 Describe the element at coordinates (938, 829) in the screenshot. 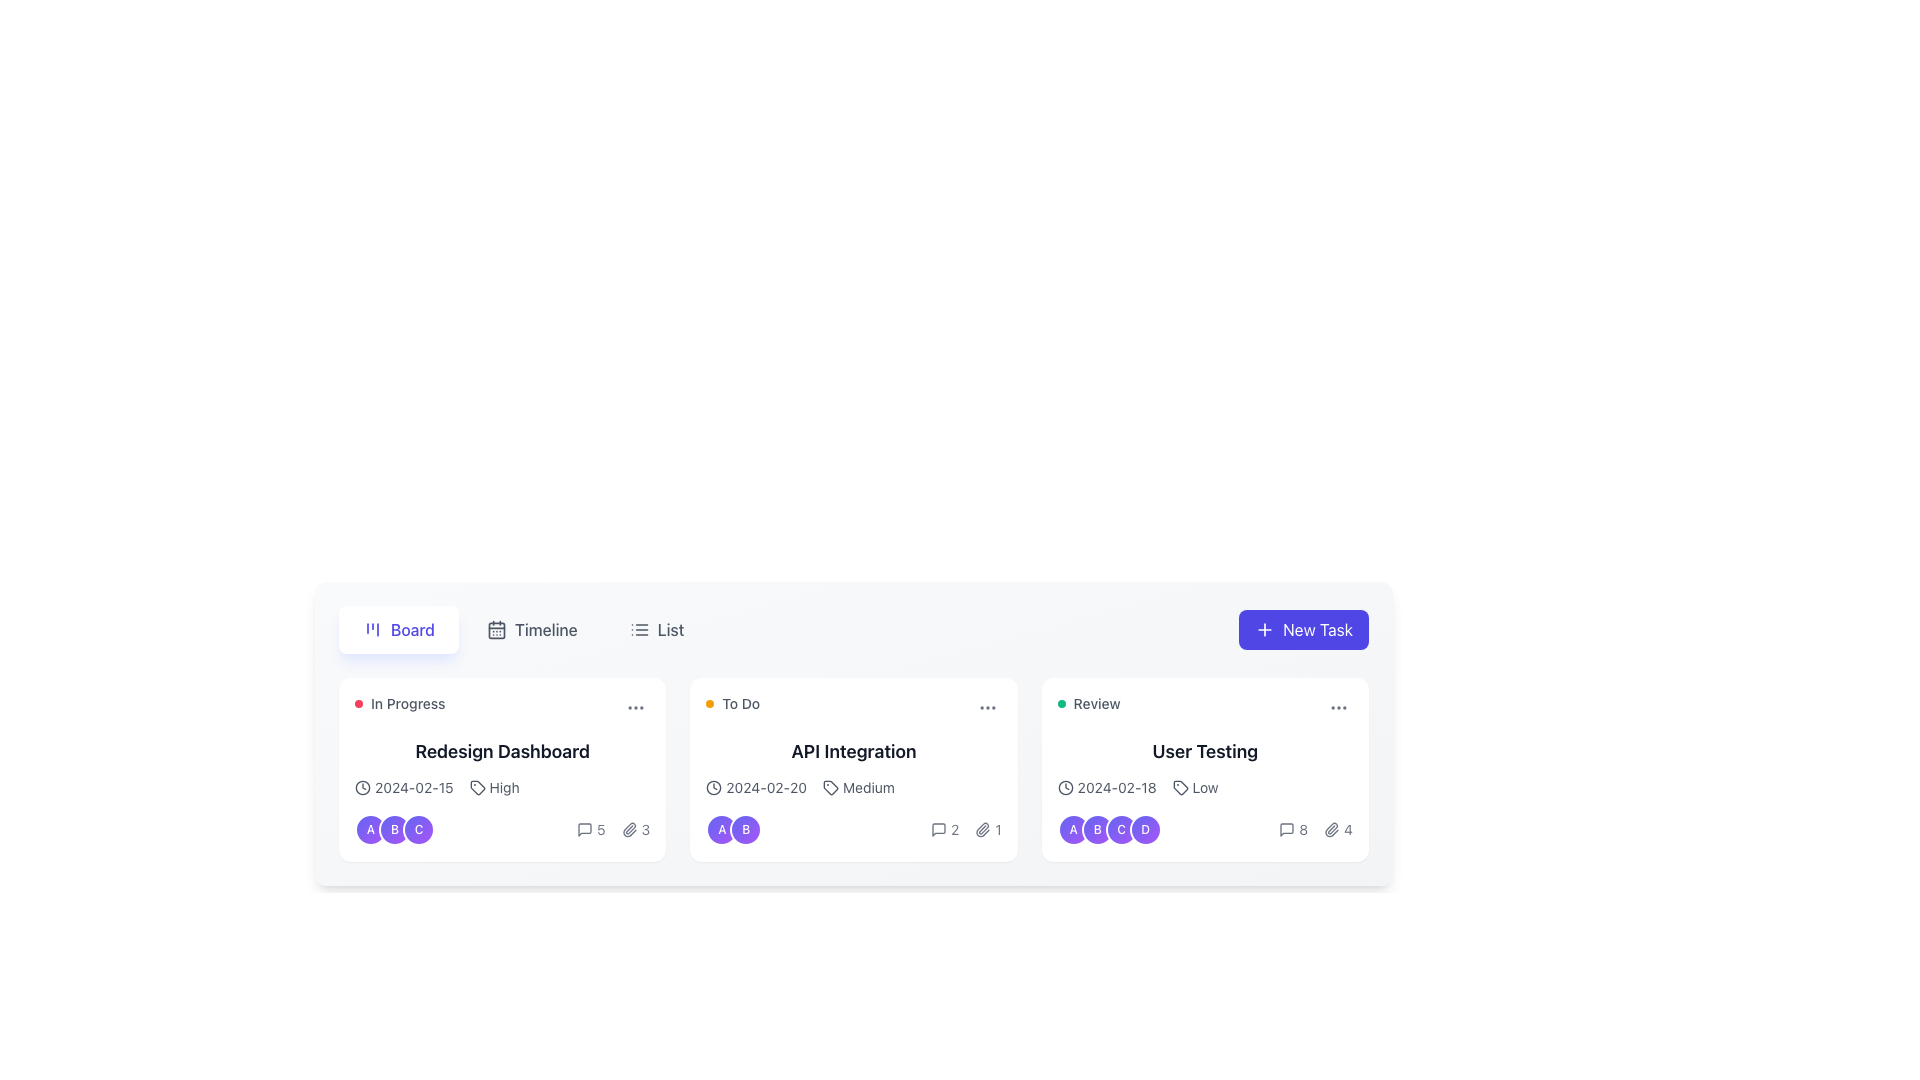

I see `the speech bubble icon located to the left of the numeric label '2' in the 'To Do' section of the 'API Integration' card` at that location.